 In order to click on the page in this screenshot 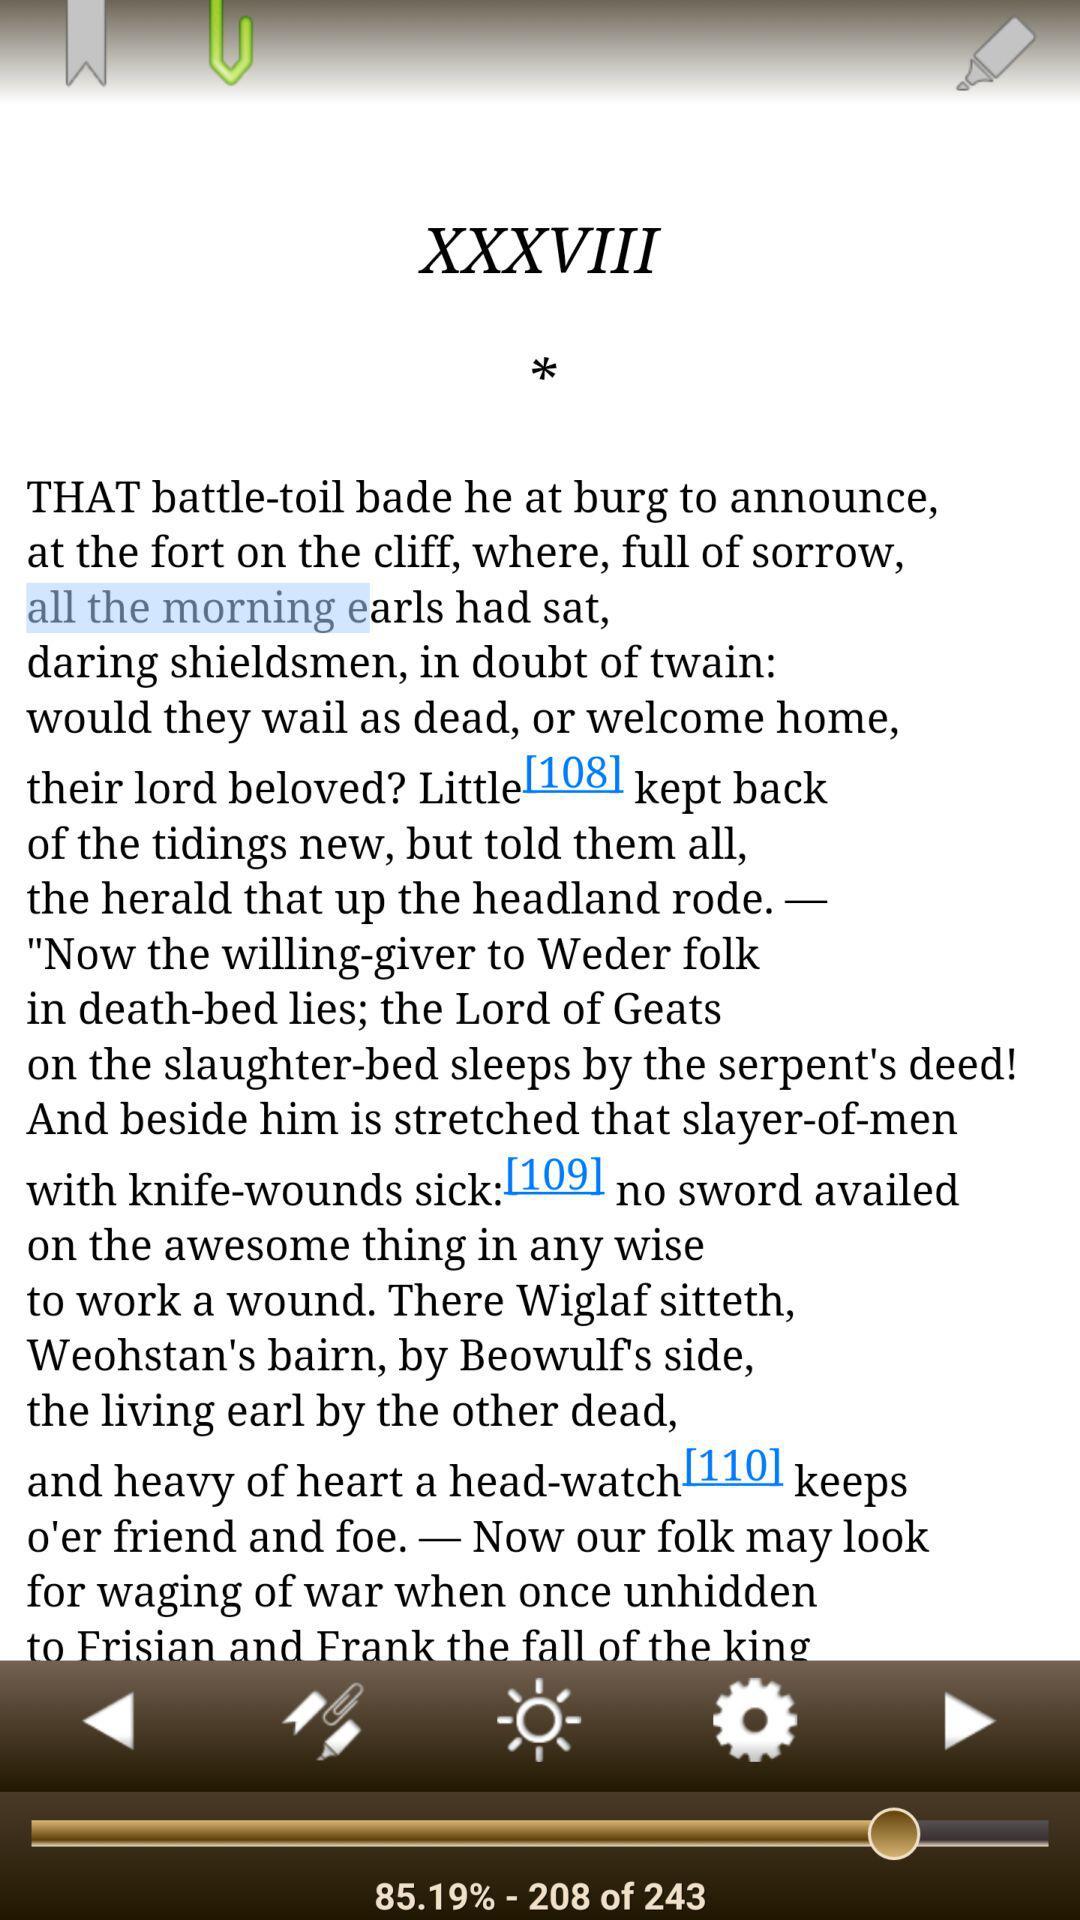, I will do `click(227, 45)`.